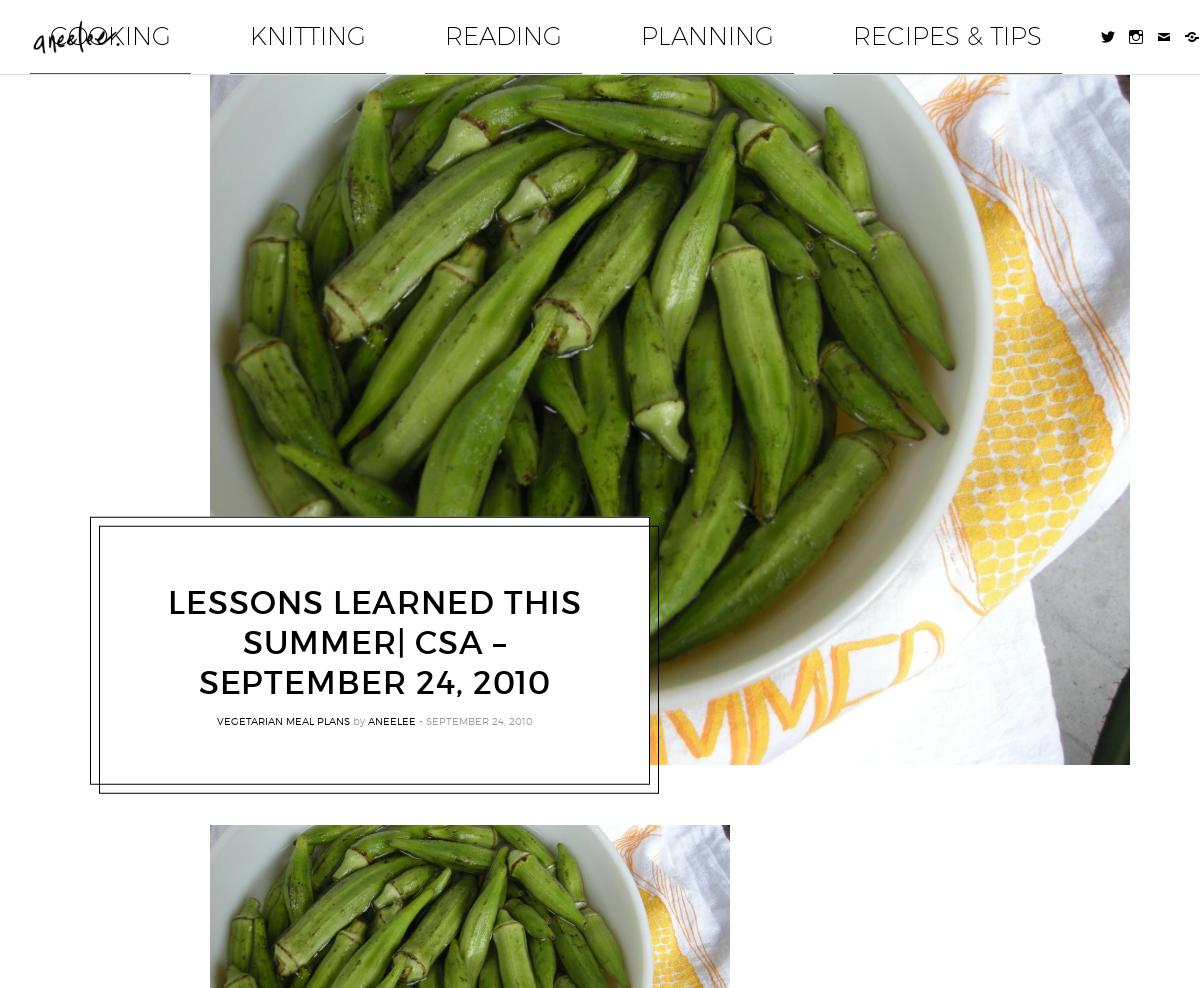  I want to click on 'cooking', so click(514, 26).